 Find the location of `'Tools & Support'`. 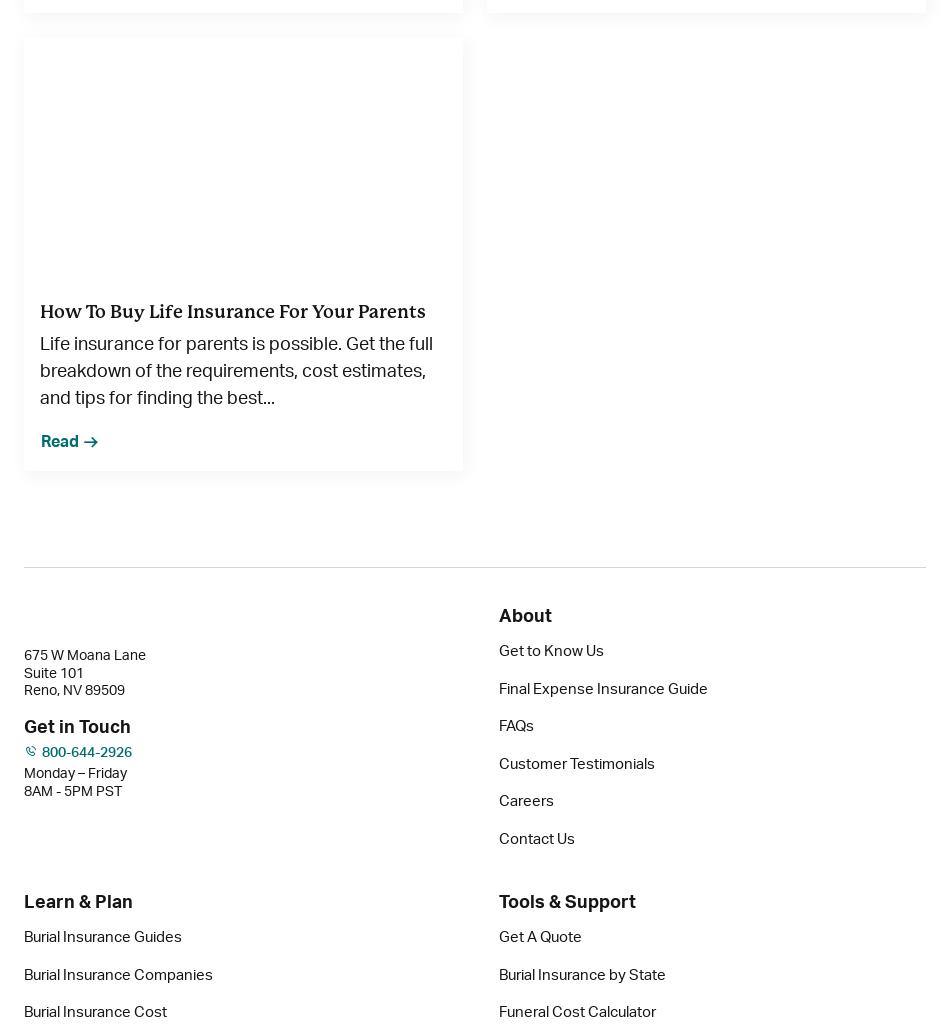

'Tools & Support' is located at coordinates (567, 901).